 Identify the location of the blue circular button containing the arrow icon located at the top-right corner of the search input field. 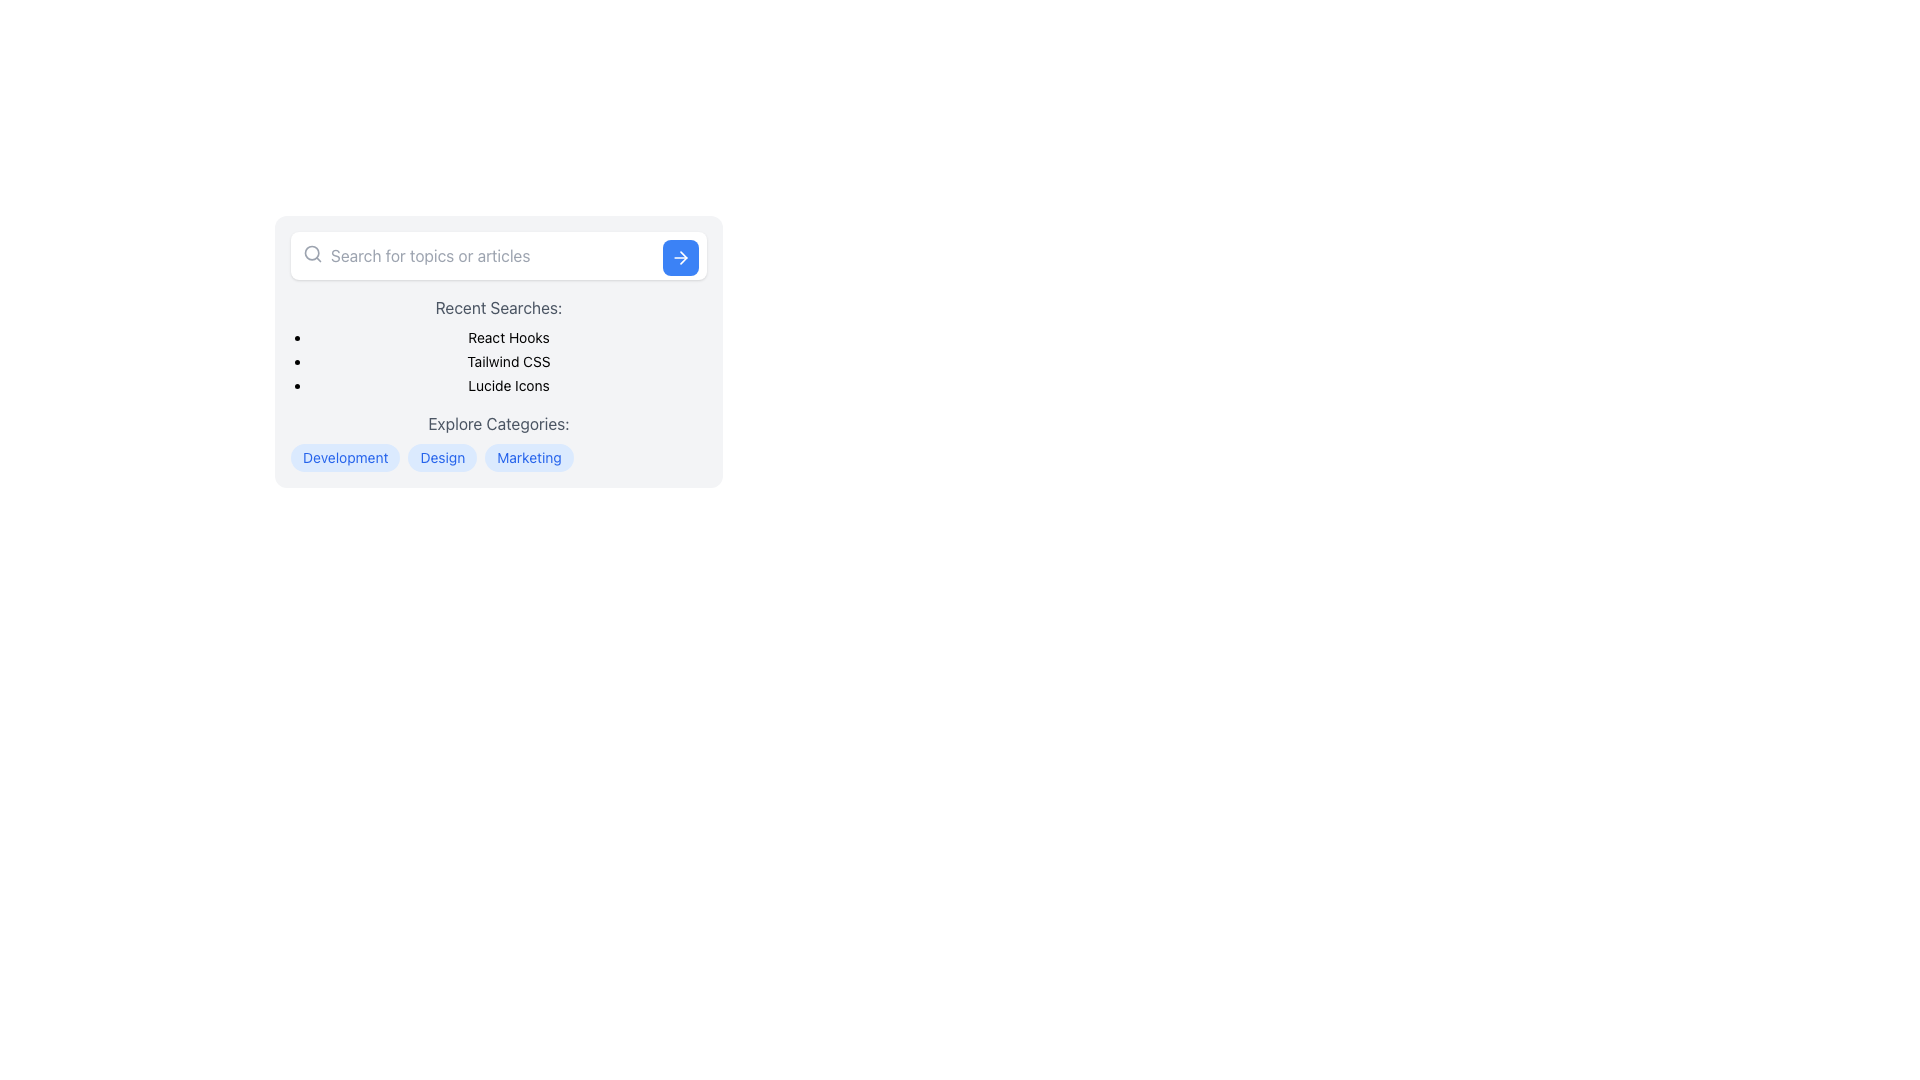
(681, 257).